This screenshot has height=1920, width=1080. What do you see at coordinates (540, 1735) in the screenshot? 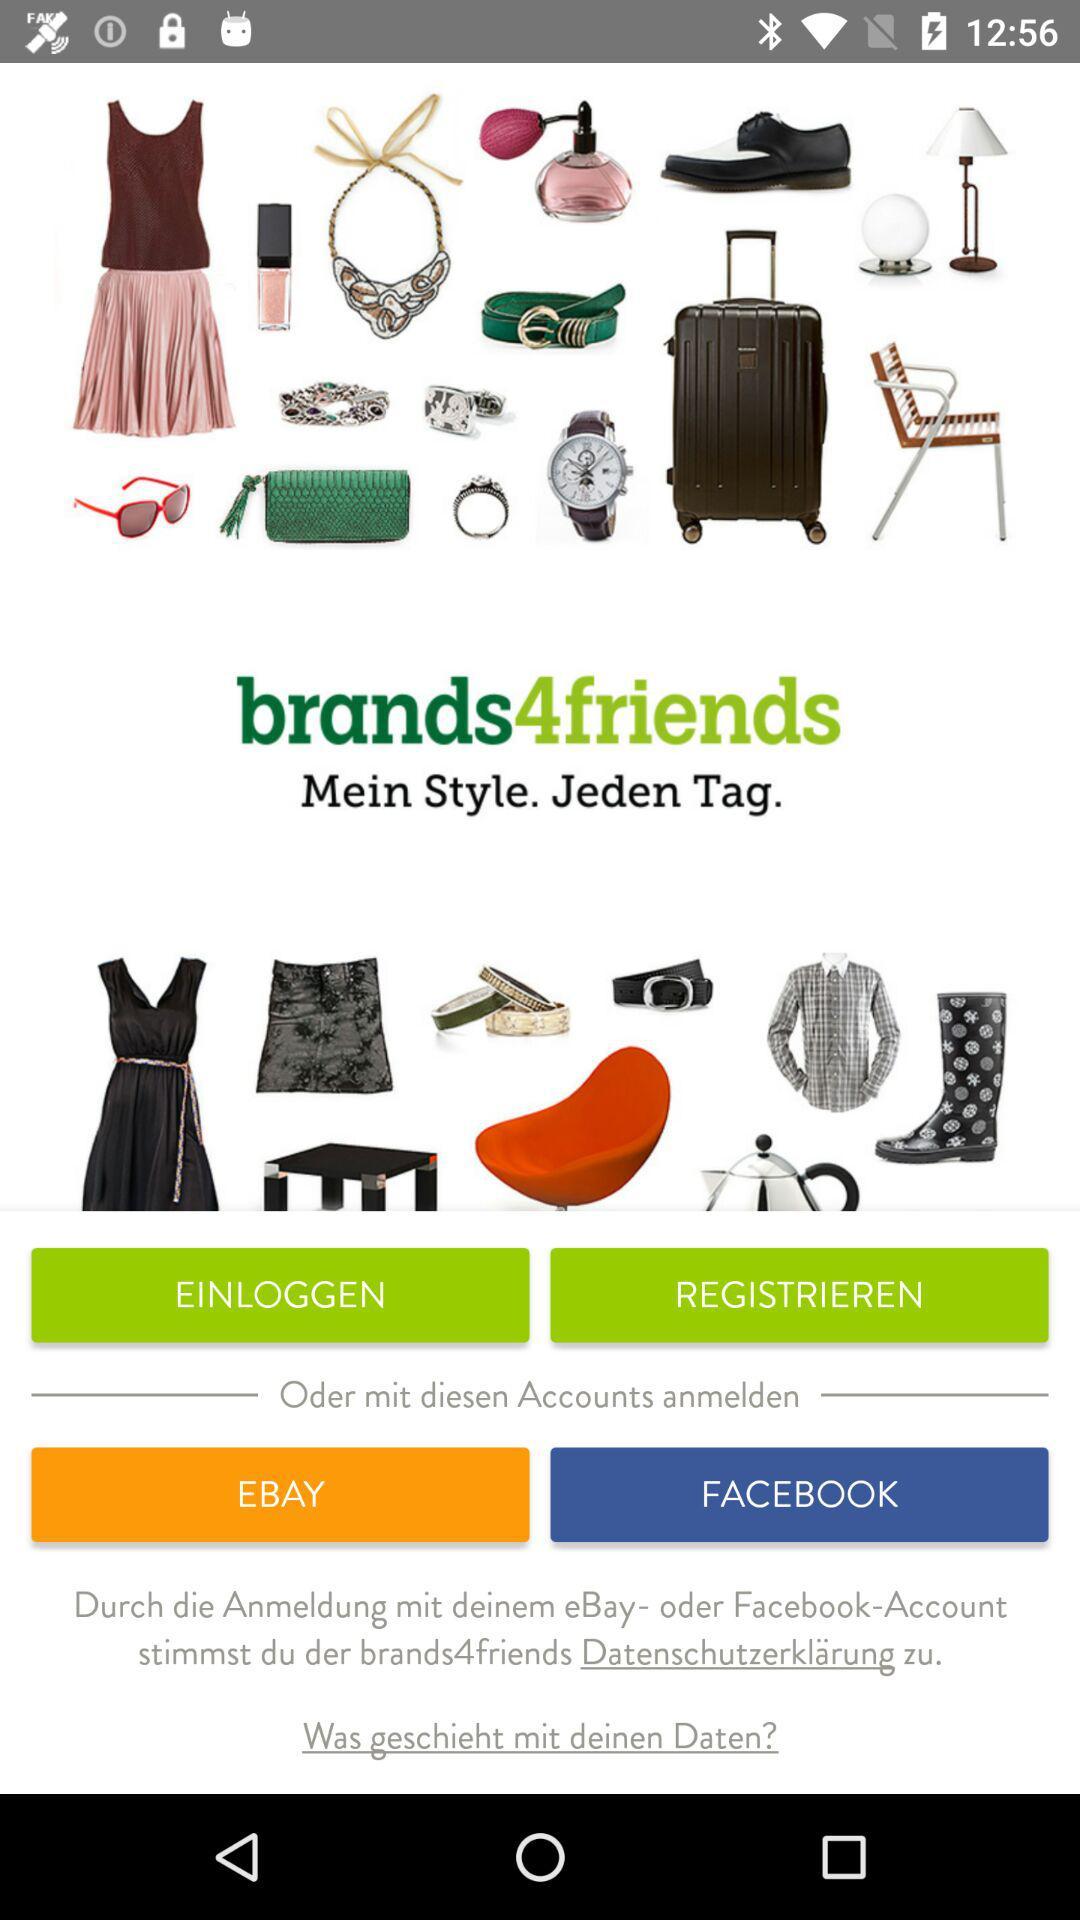
I see `item below the durch die anmeldung item` at bounding box center [540, 1735].